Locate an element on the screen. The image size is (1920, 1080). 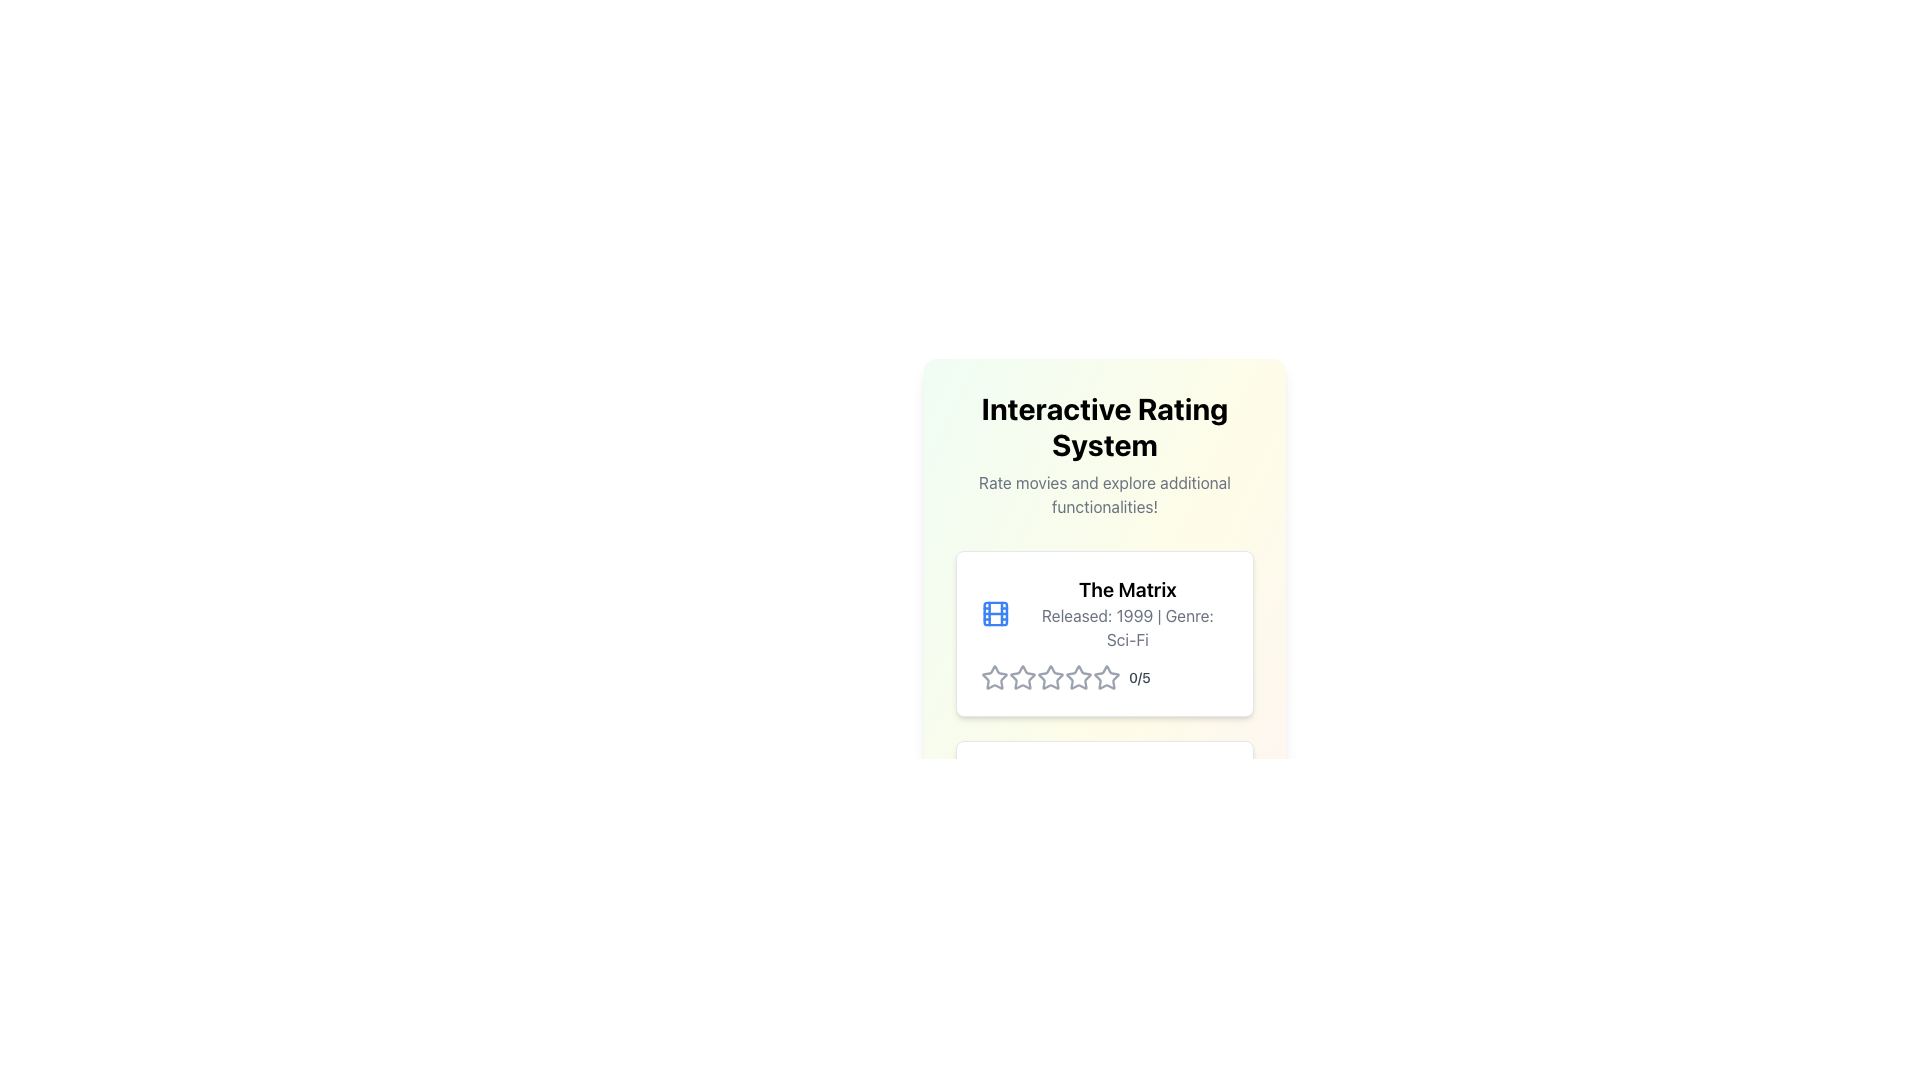
the next section of the movie rating interface by interacting with the header text element, which serves as an introduction and is centrally positioned near the top of the application is located at coordinates (1103, 547).